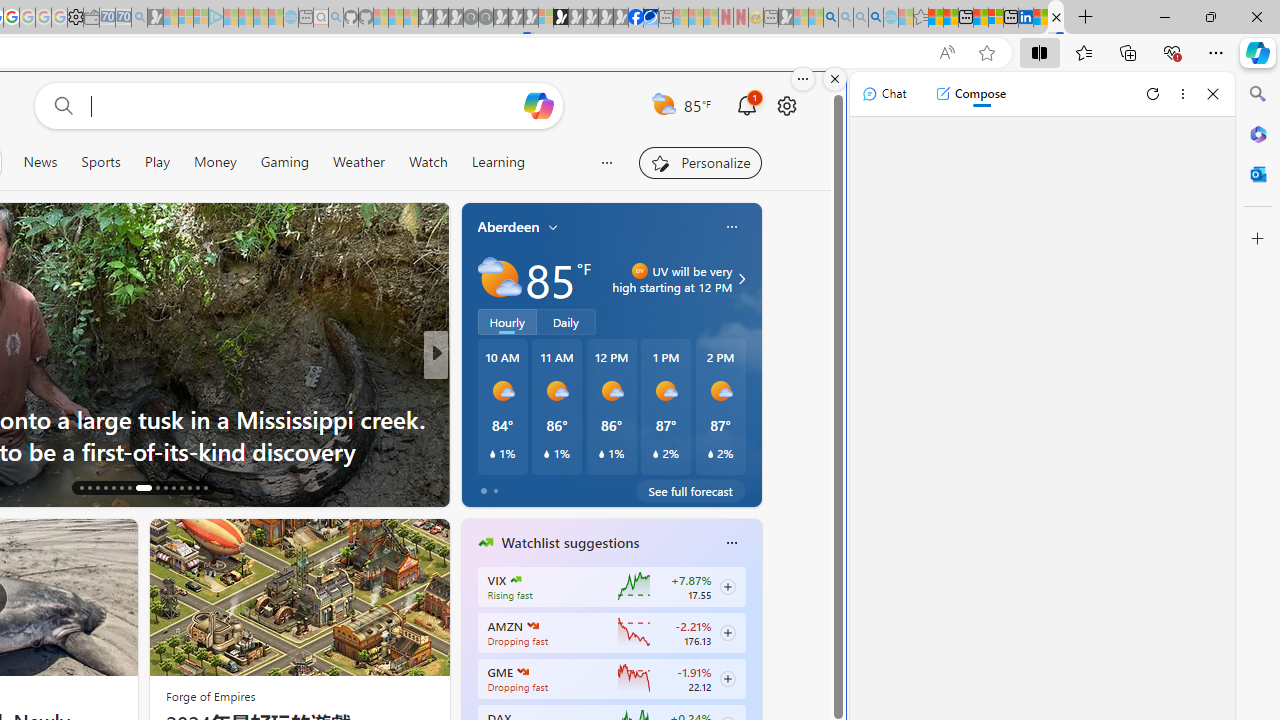 The width and height of the screenshot is (1280, 720). What do you see at coordinates (634, 17) in the screenshot?
I see `'Nordace | Facebook'` at bounding box center [634, 17].